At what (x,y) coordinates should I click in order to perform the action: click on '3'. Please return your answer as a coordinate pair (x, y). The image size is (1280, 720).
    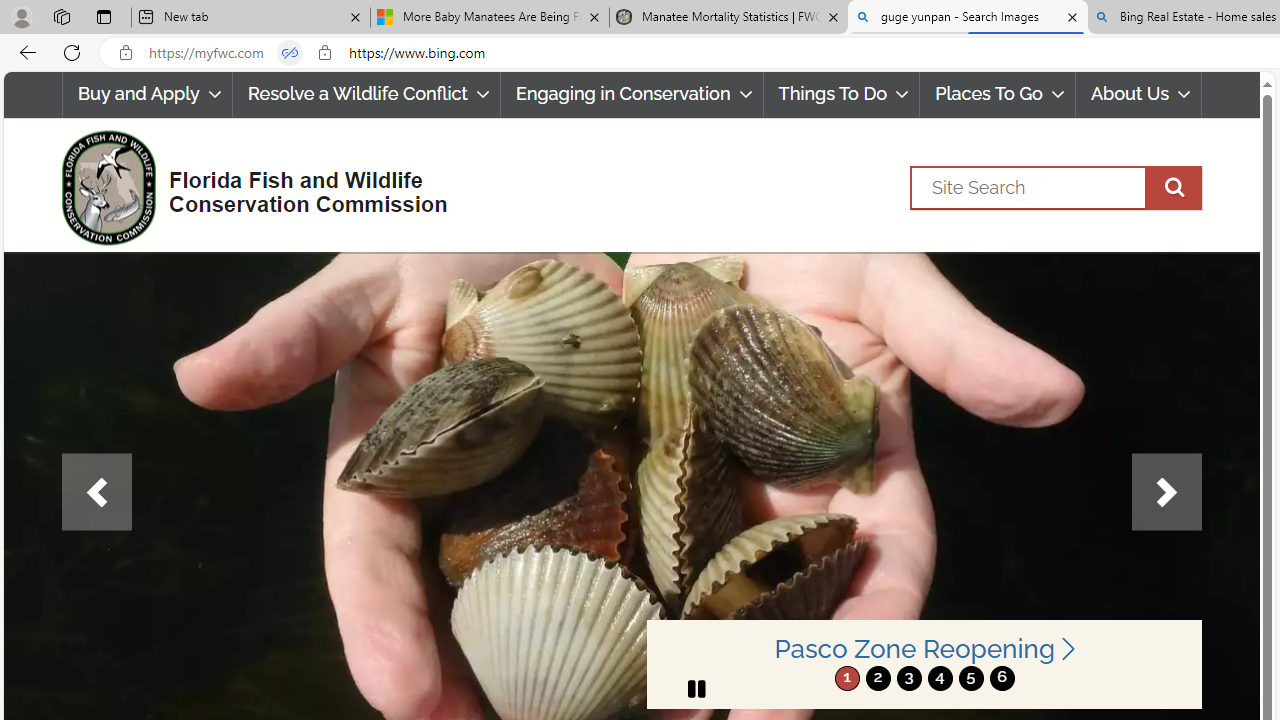
    Looking at the image, I should click on (907, 677).